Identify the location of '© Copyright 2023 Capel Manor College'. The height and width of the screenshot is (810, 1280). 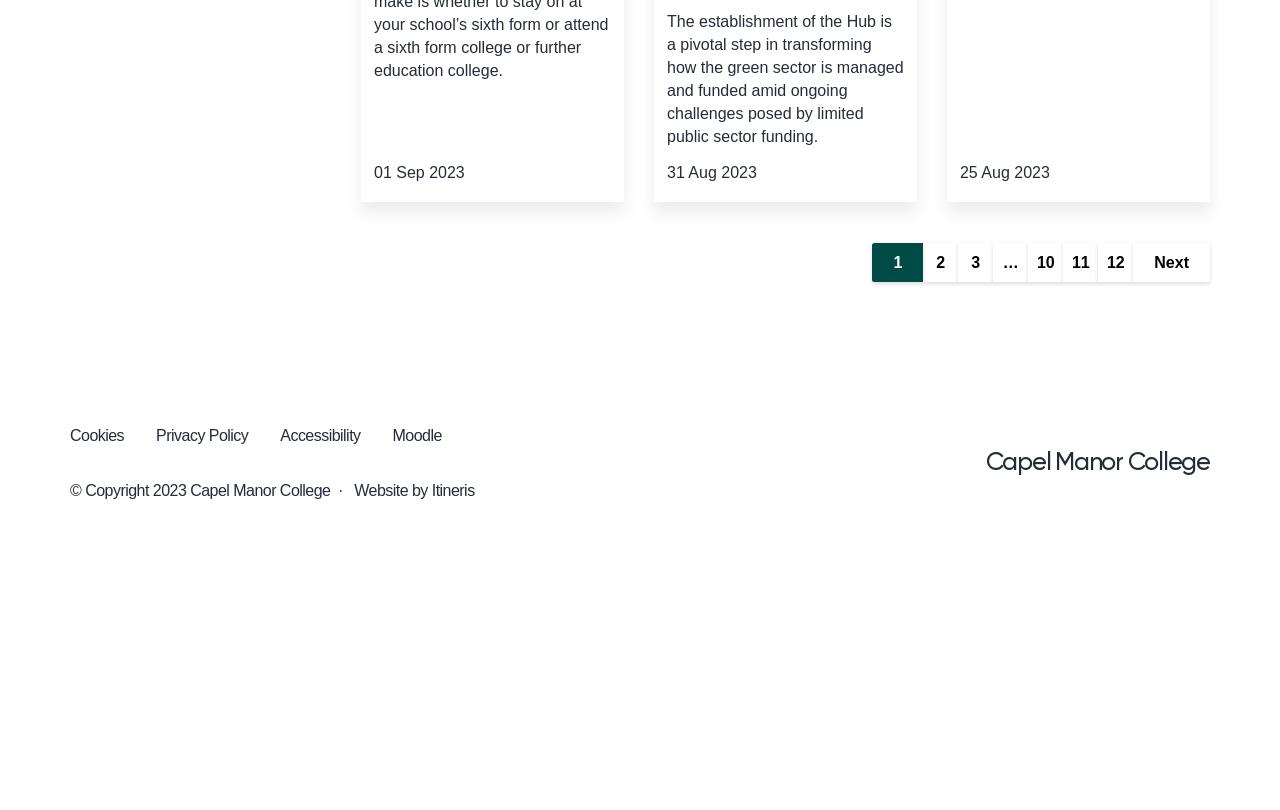
(199, 490).